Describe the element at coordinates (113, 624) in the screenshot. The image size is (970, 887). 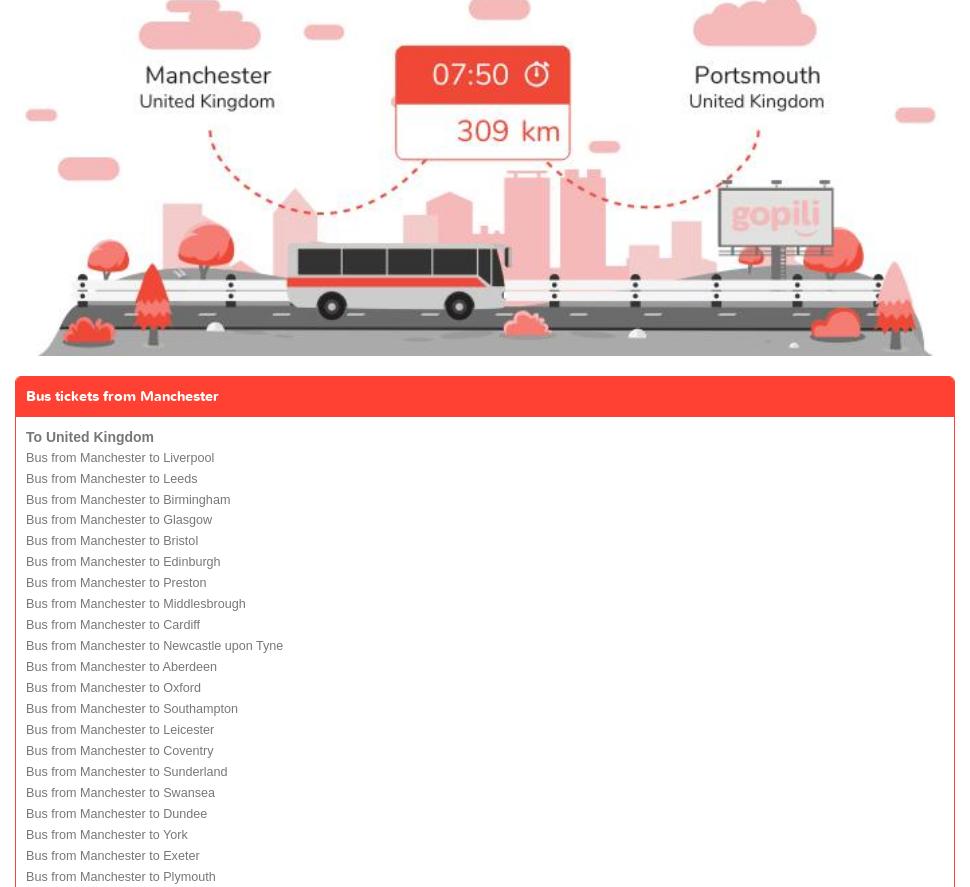
I see `'Bus from Manchester to Cardiff'` at that location.